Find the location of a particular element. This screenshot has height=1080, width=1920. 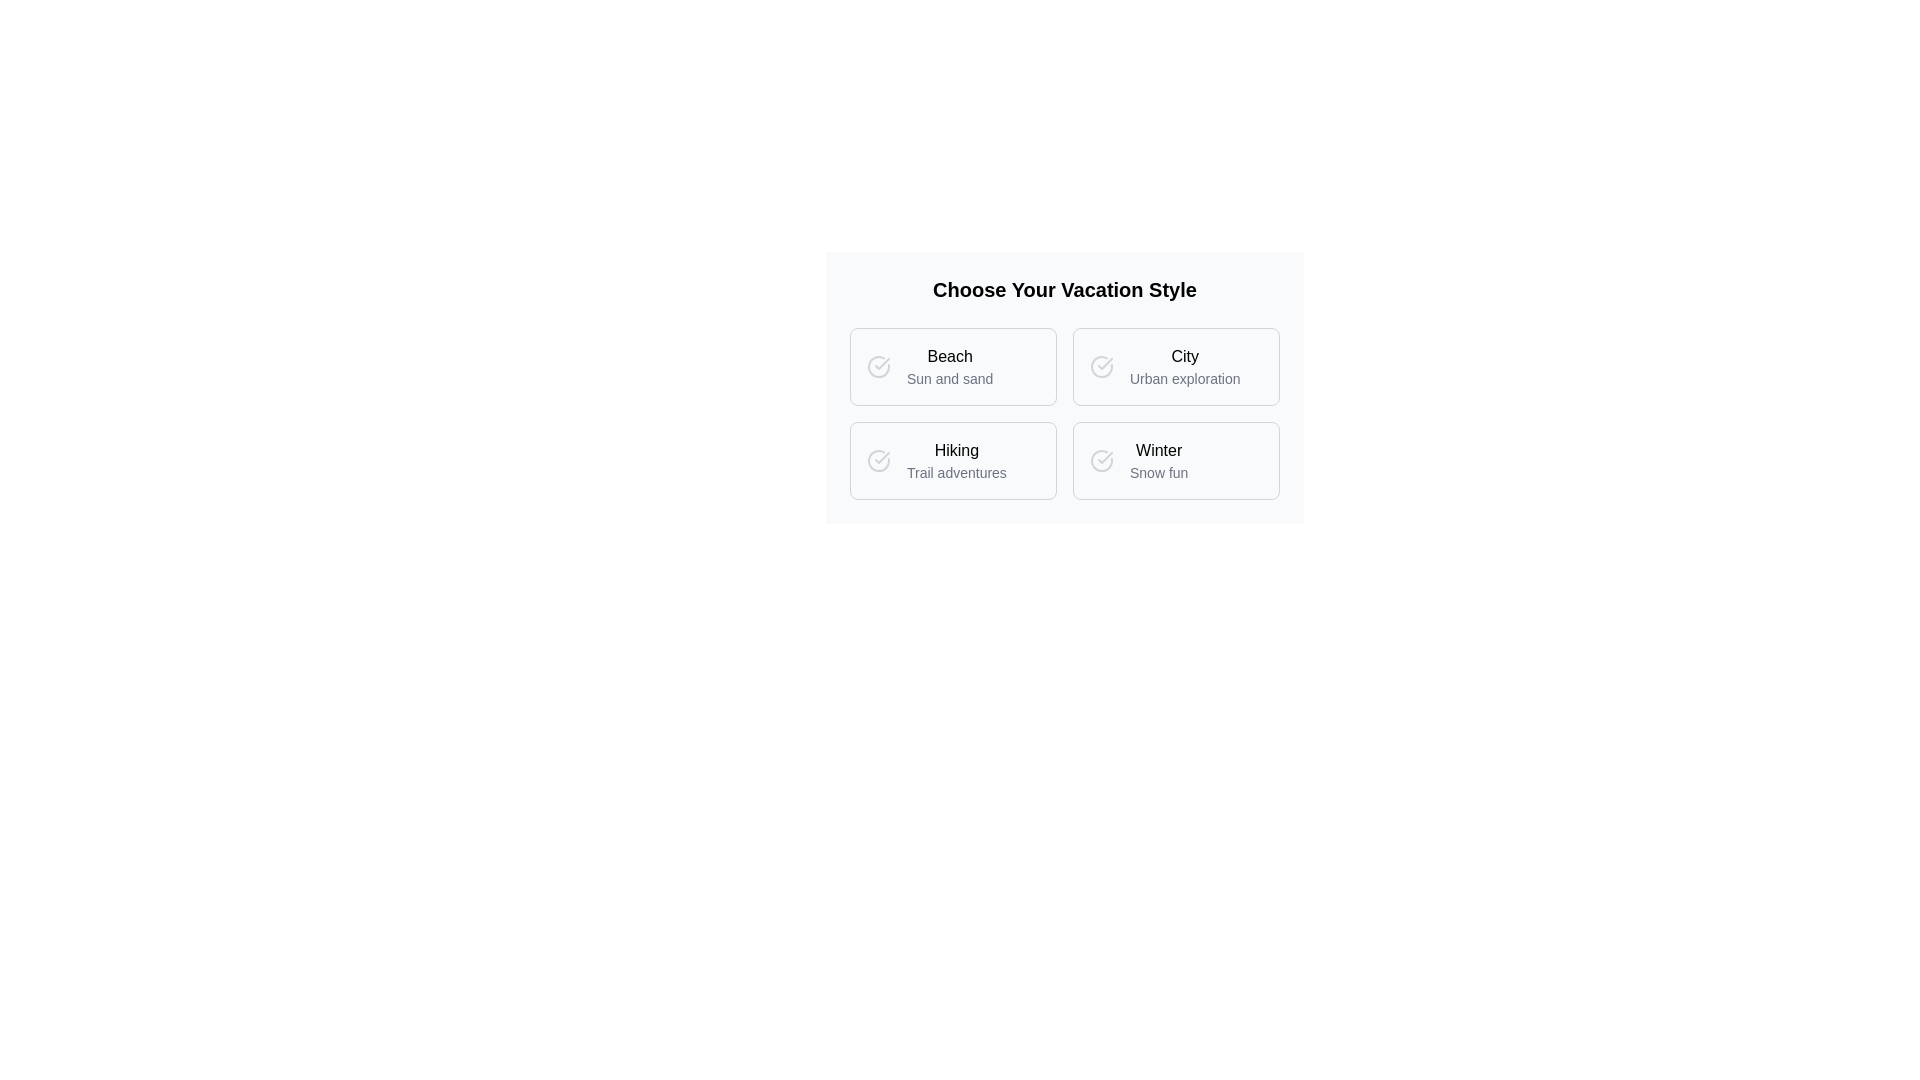

the 'Winter Snow fun' selectable card located in the bottom-right position of a 2x2 grid layout is located at coordinates (1176, 461).